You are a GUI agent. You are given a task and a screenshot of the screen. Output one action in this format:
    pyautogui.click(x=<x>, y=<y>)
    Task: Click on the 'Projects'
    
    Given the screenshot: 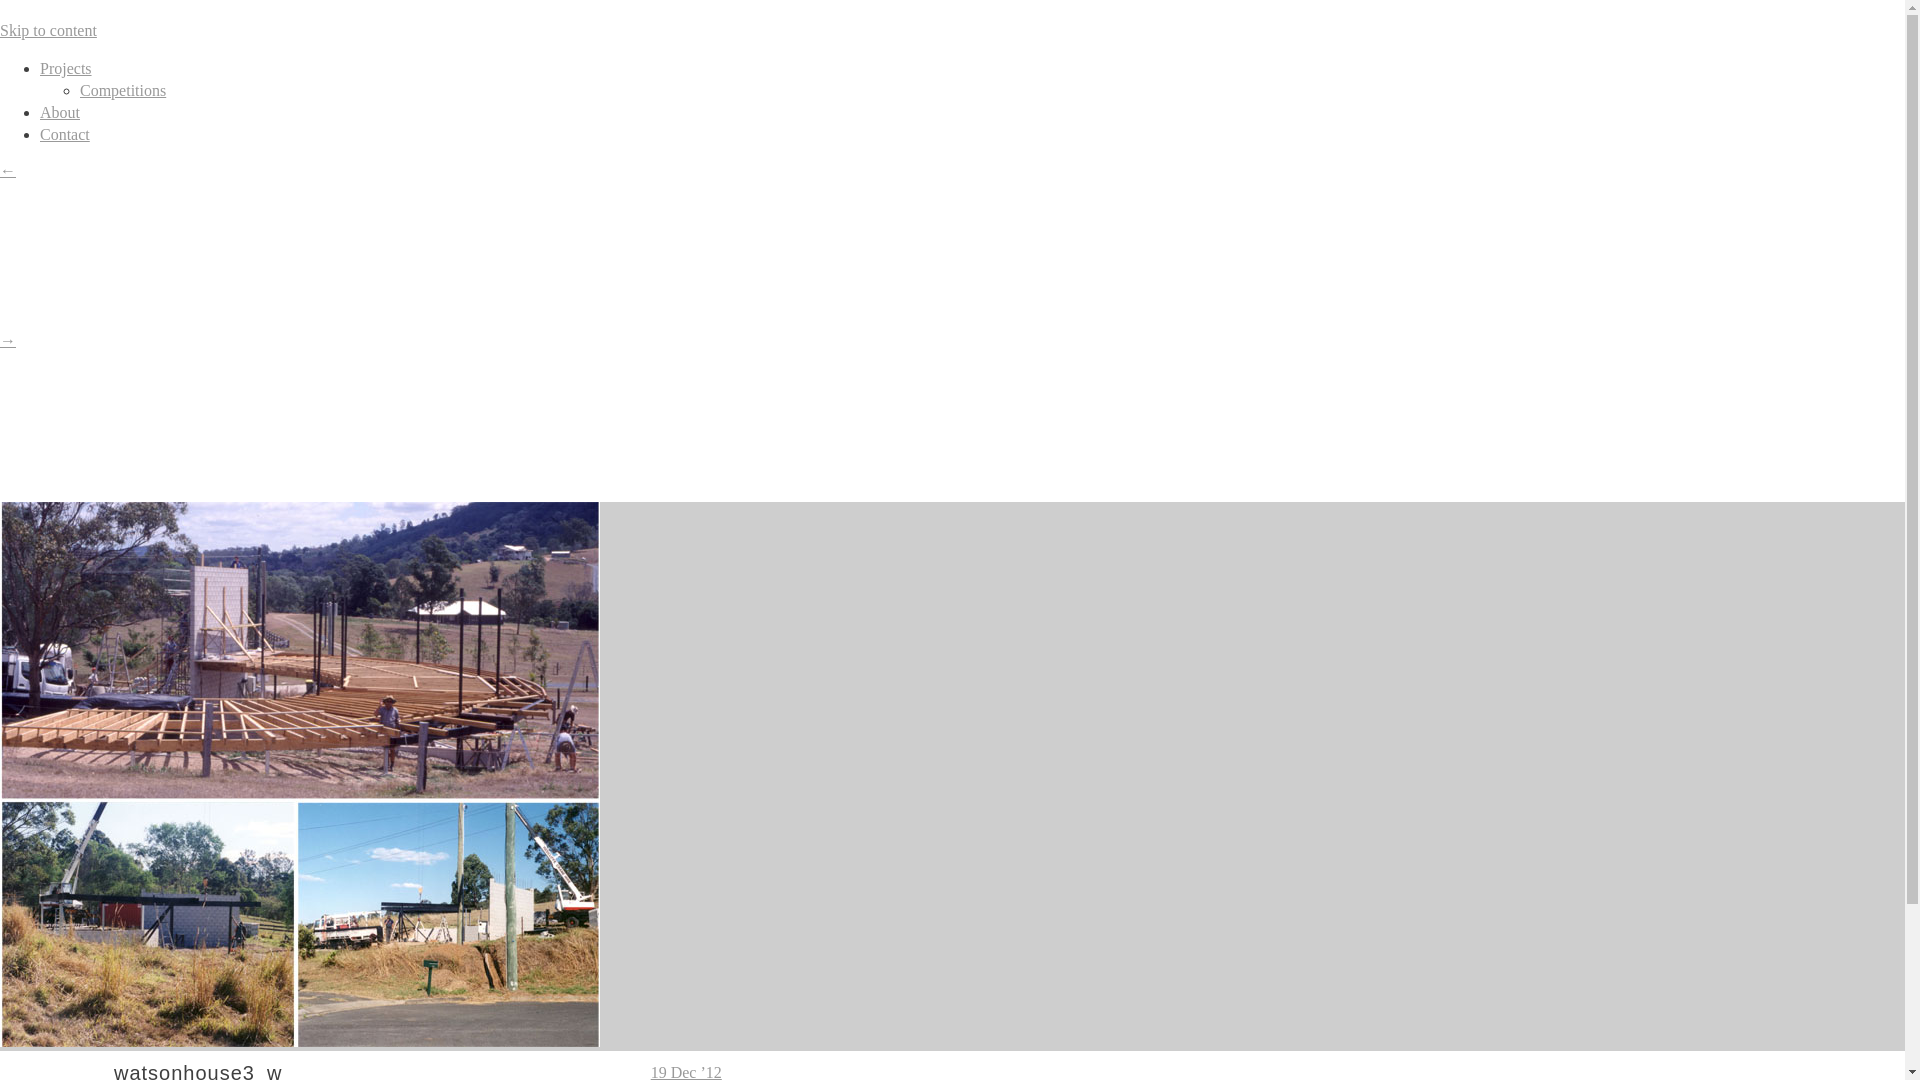 What is the action you would take?
    pyautogui.click(x=66, y=67)
    